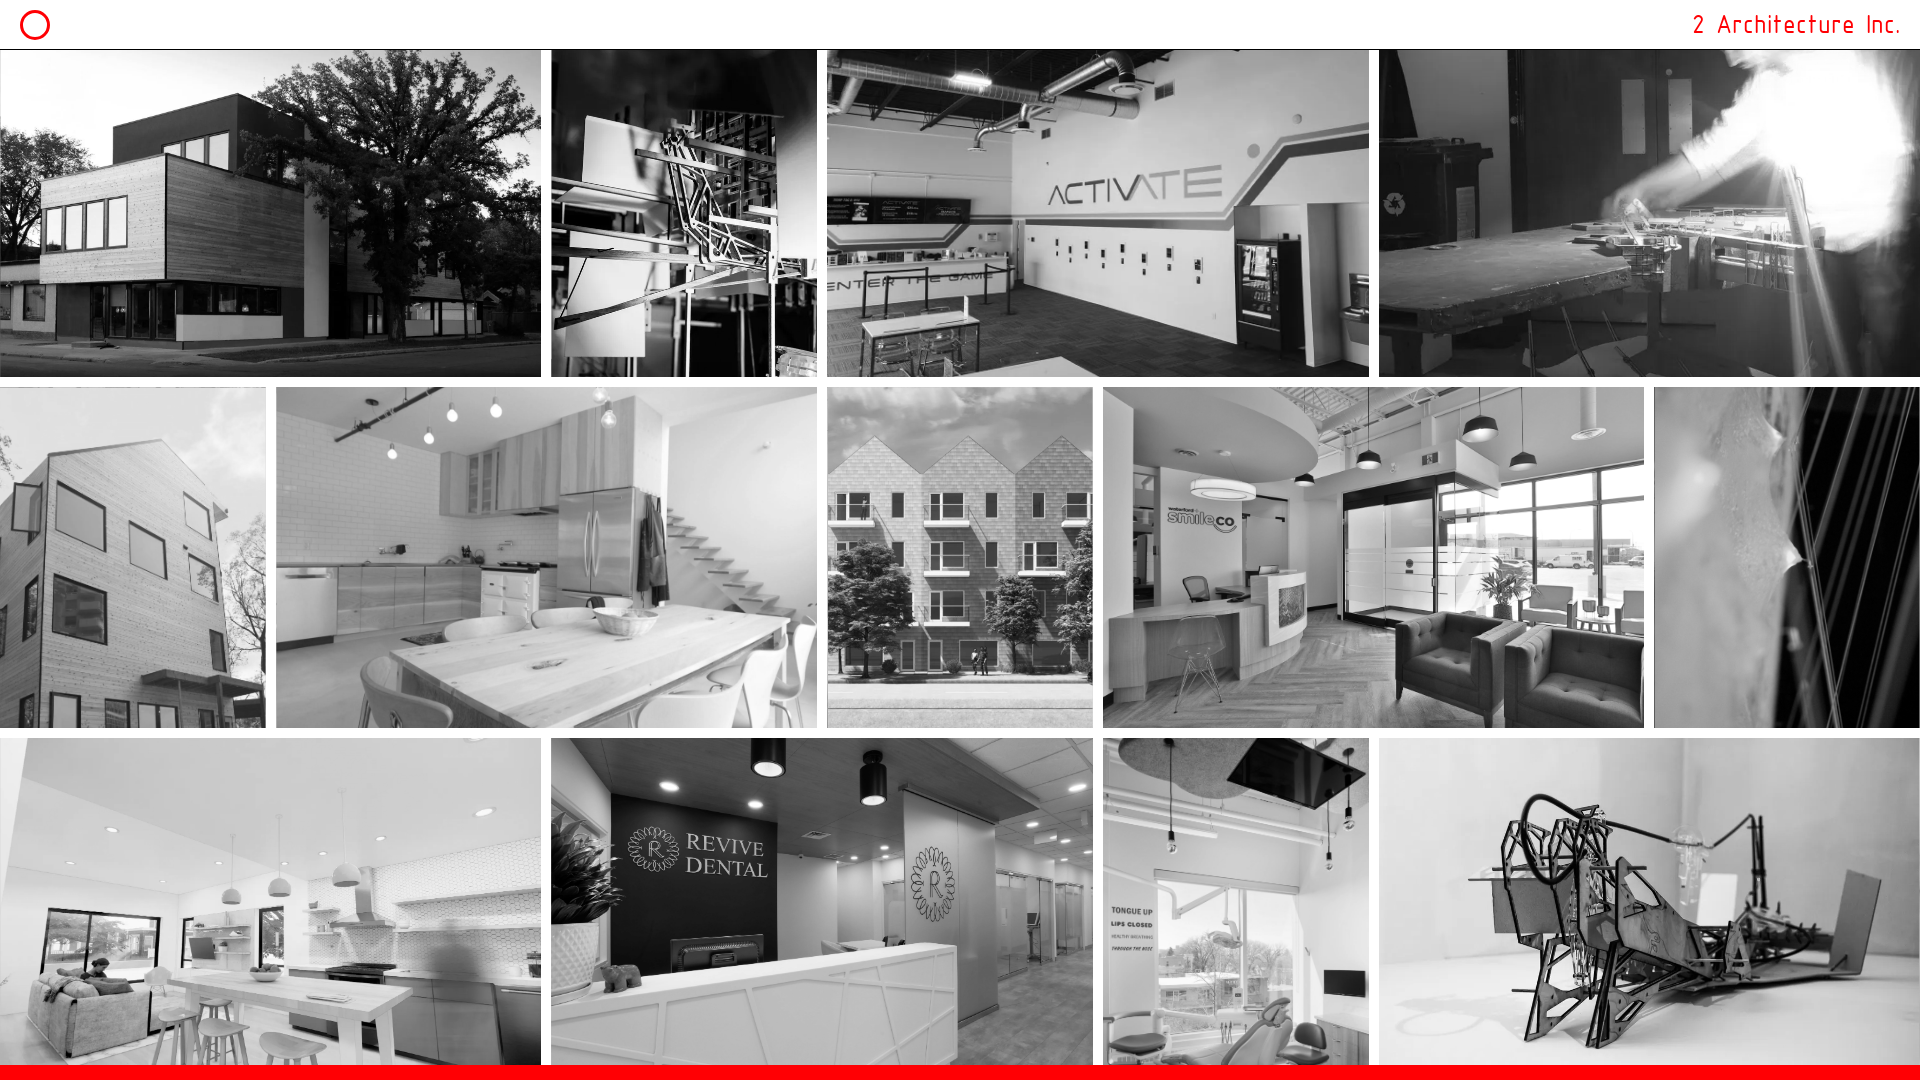 Image resolution: width=1920 pixels, height=1080 pixels. Describe the element at coordinates (1690, 24) in the screenshot. I see `'2 Architecture Inc.'` at that location.